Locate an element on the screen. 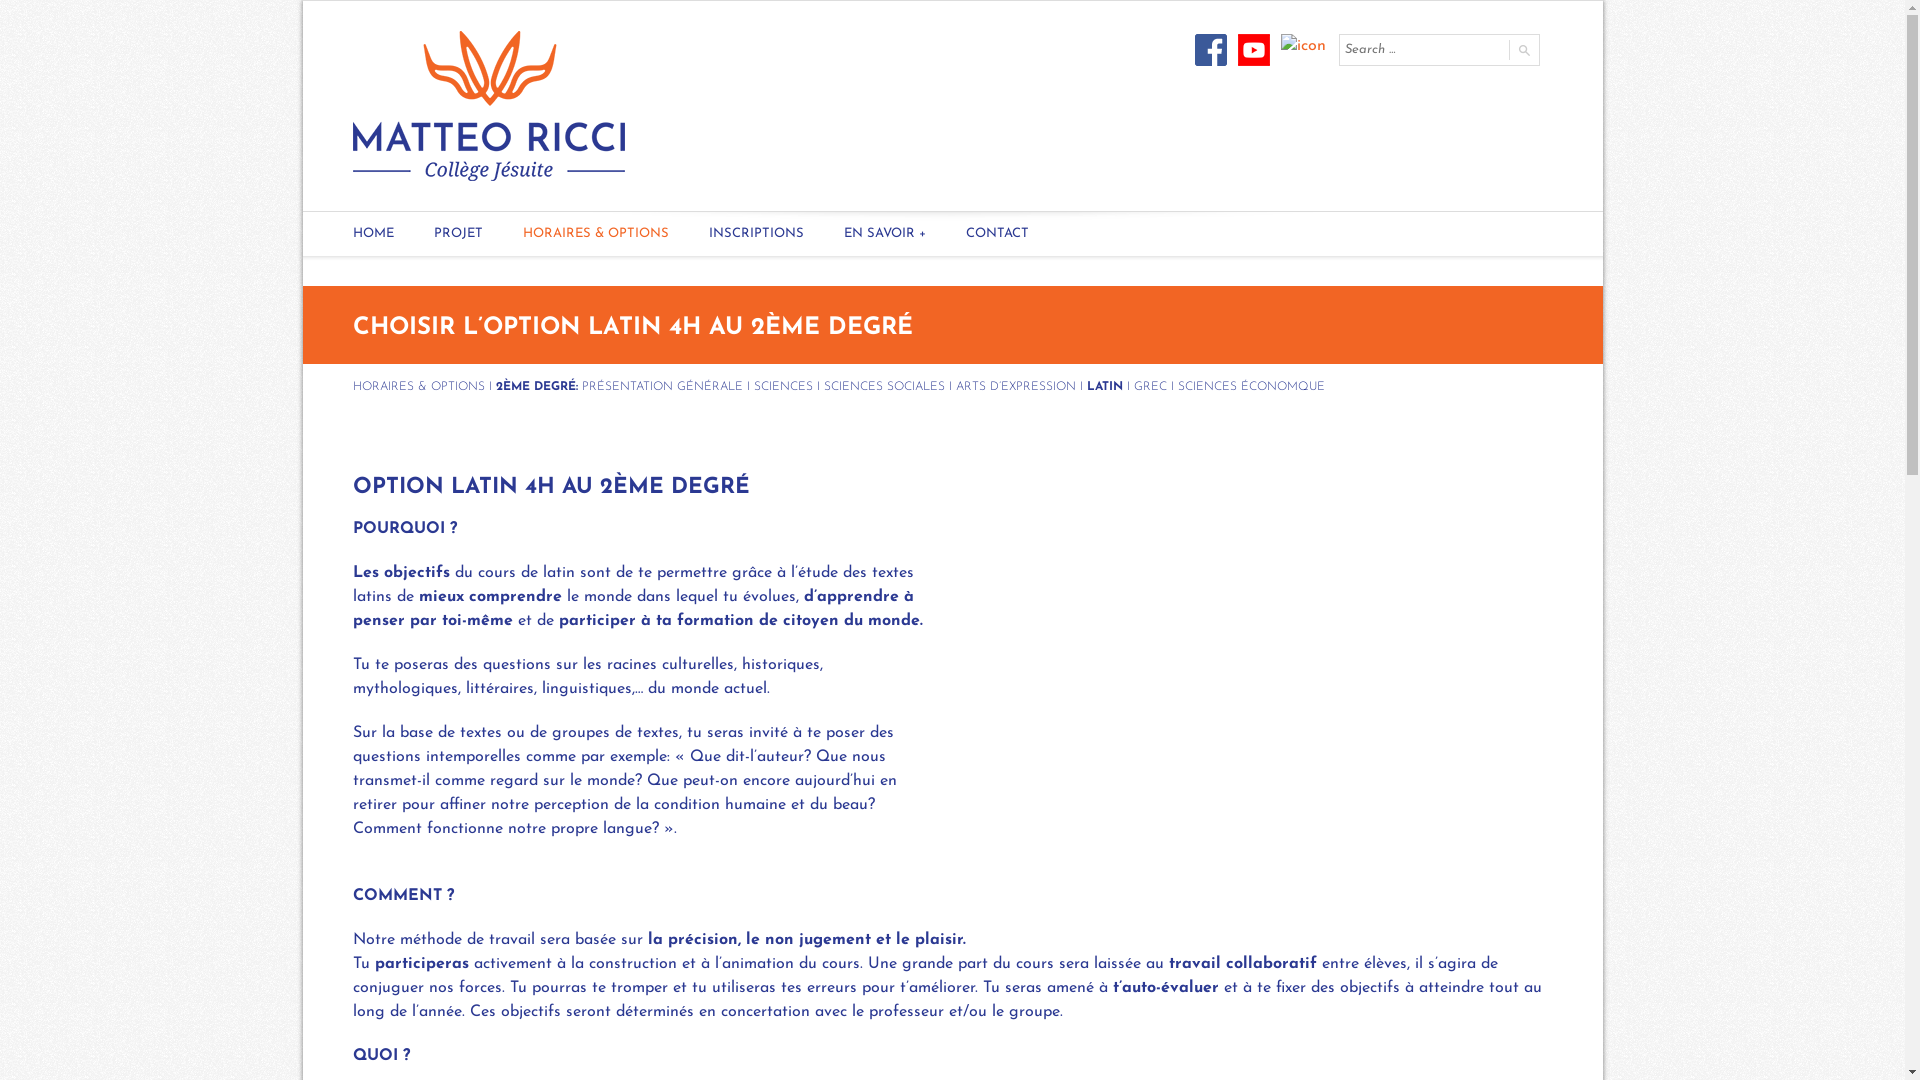 The image size is (1920, 1080). 'INSCRIPTIONS' is located at coordinates (754, 233).